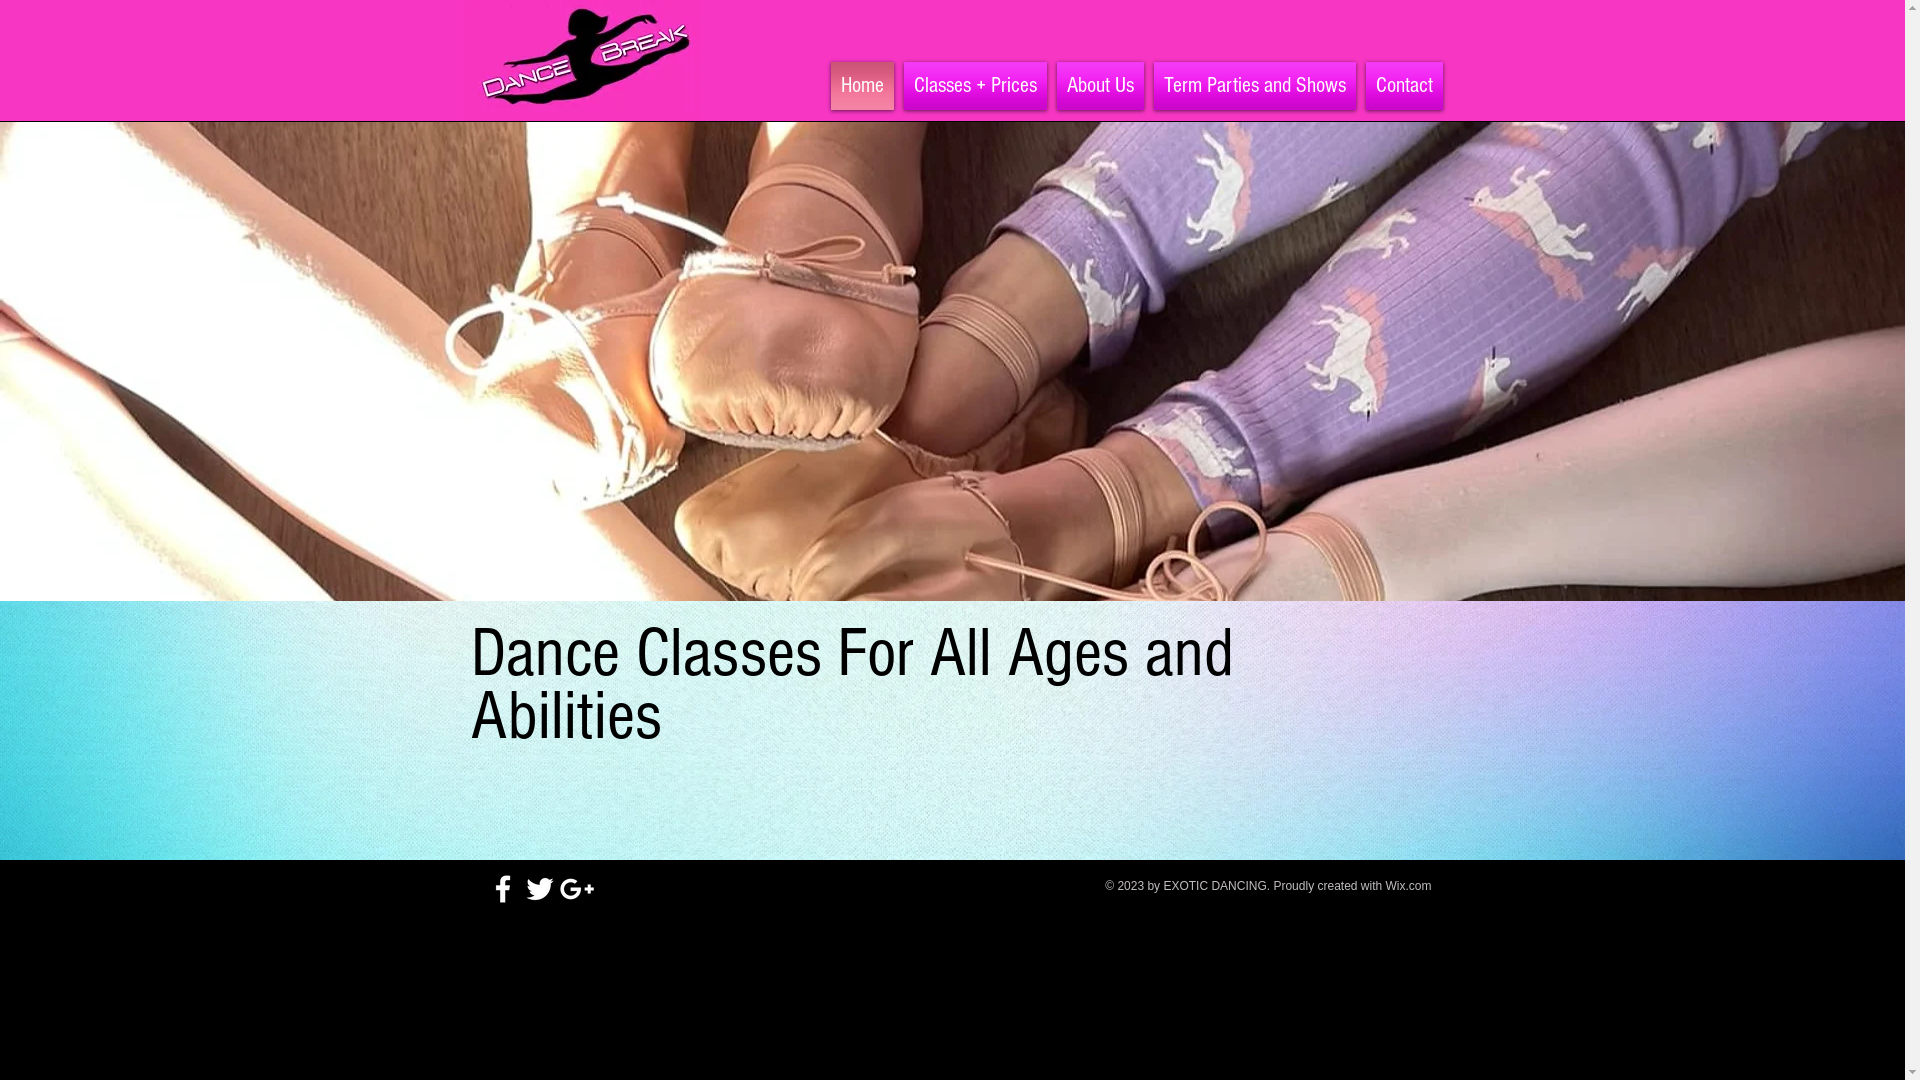  What do you see at coordinates (1359, 84) in the screenshot?
I see `'Contact'` at bounding box center [1359, 84].